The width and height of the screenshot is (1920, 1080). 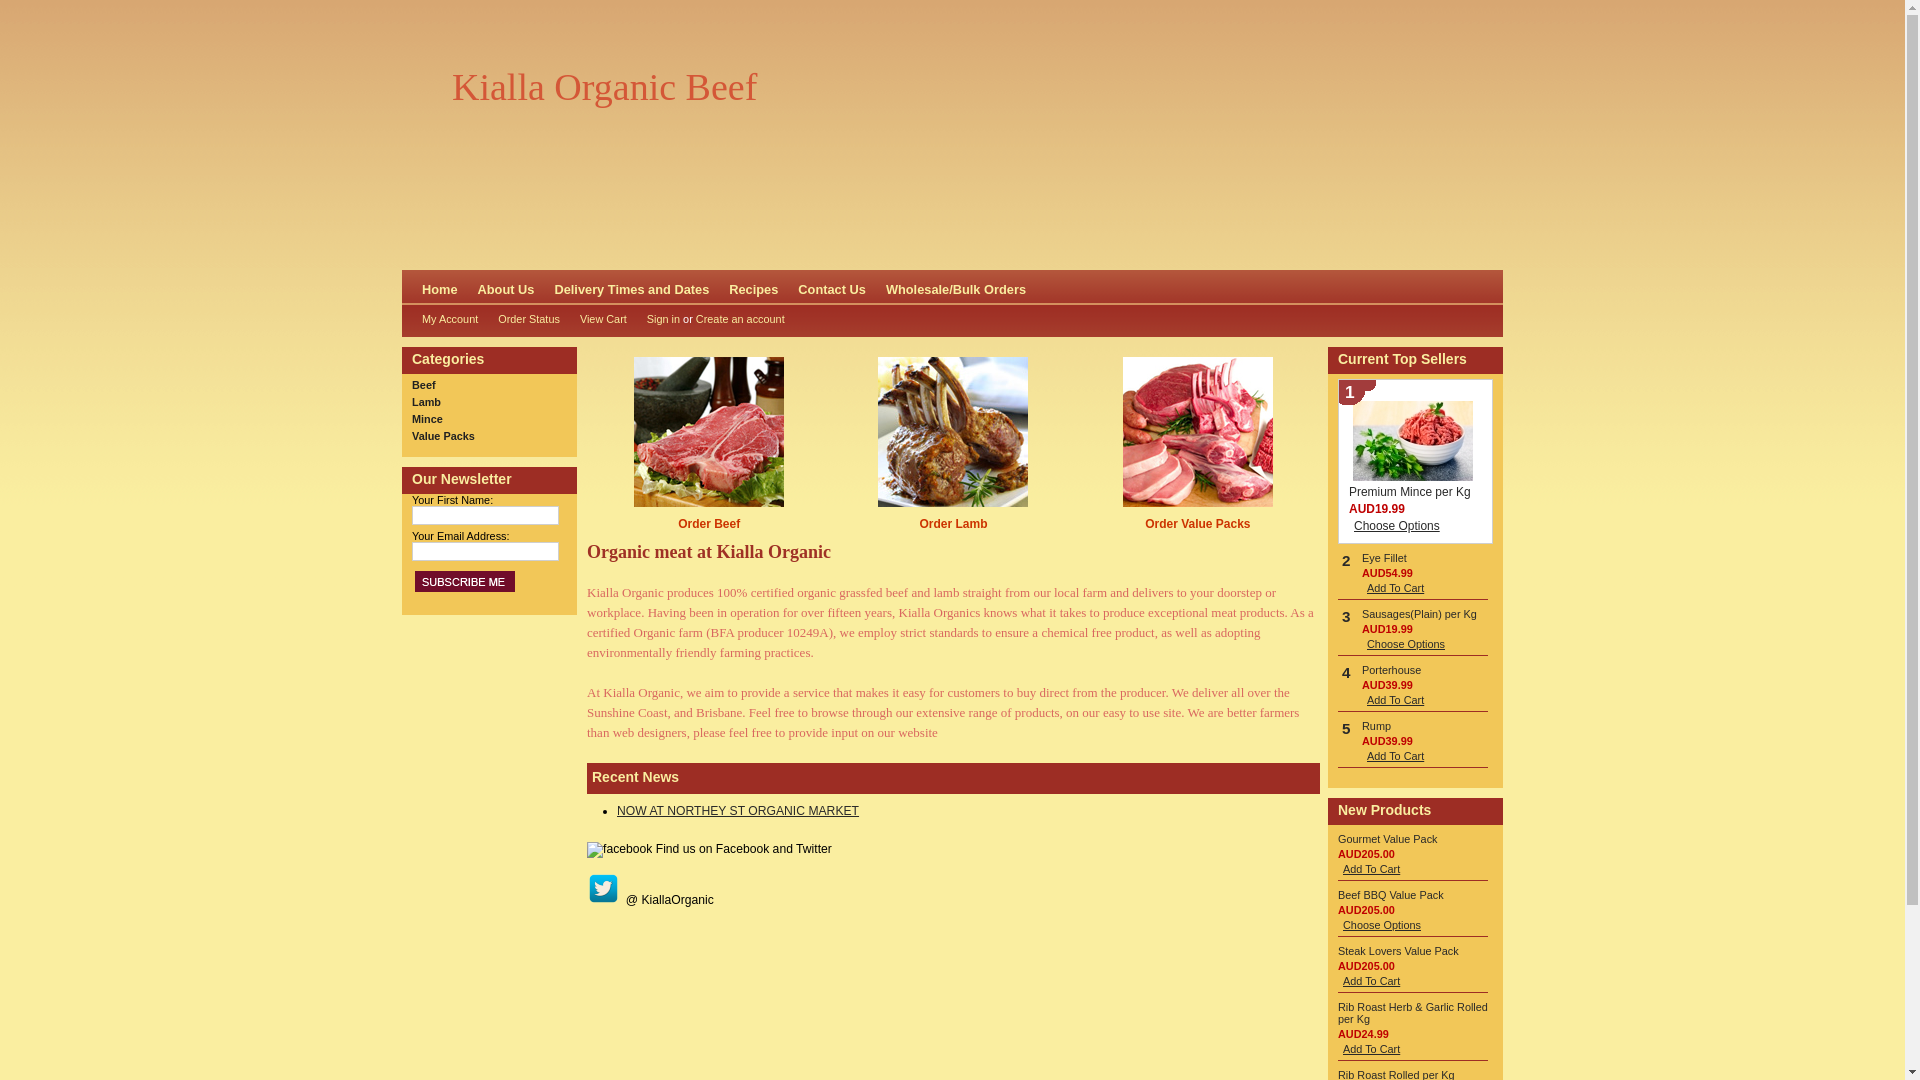 I want to click on 'Add To Cart', so click(x=1394, y=698).